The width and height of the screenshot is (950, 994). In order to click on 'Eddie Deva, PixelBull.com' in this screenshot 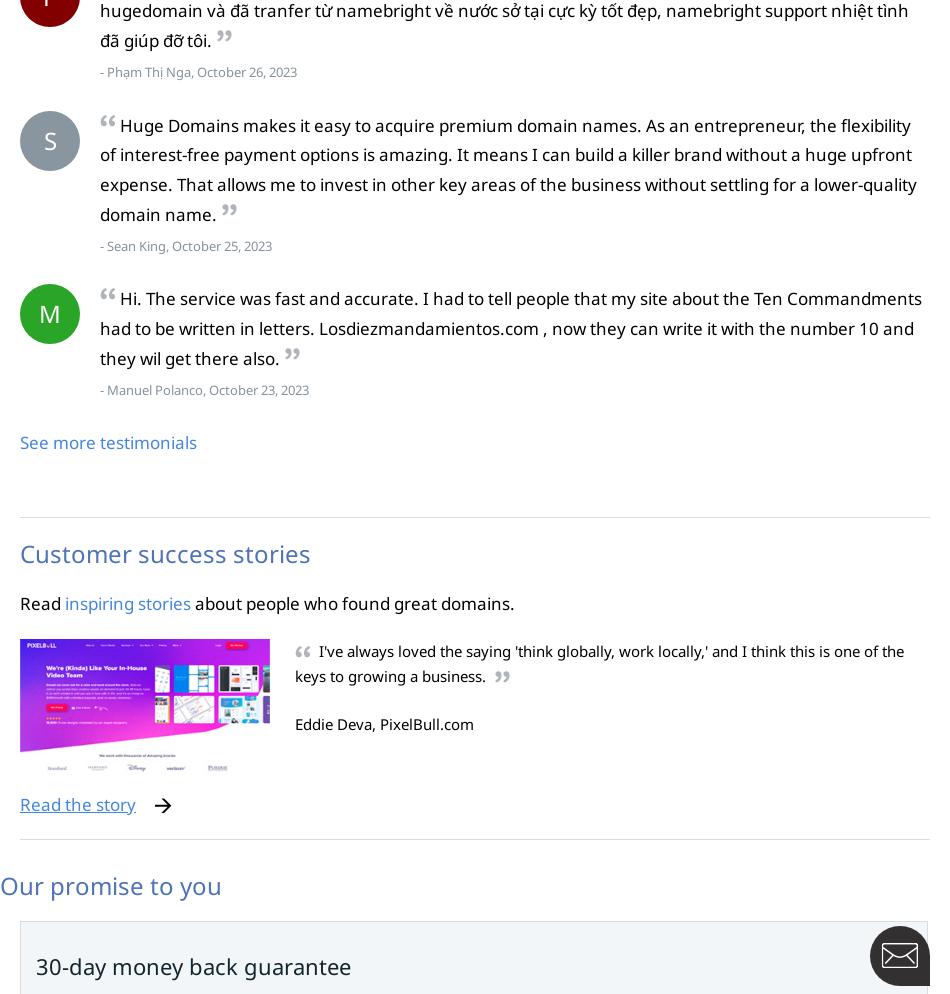, I will do `click(383, 723)`.